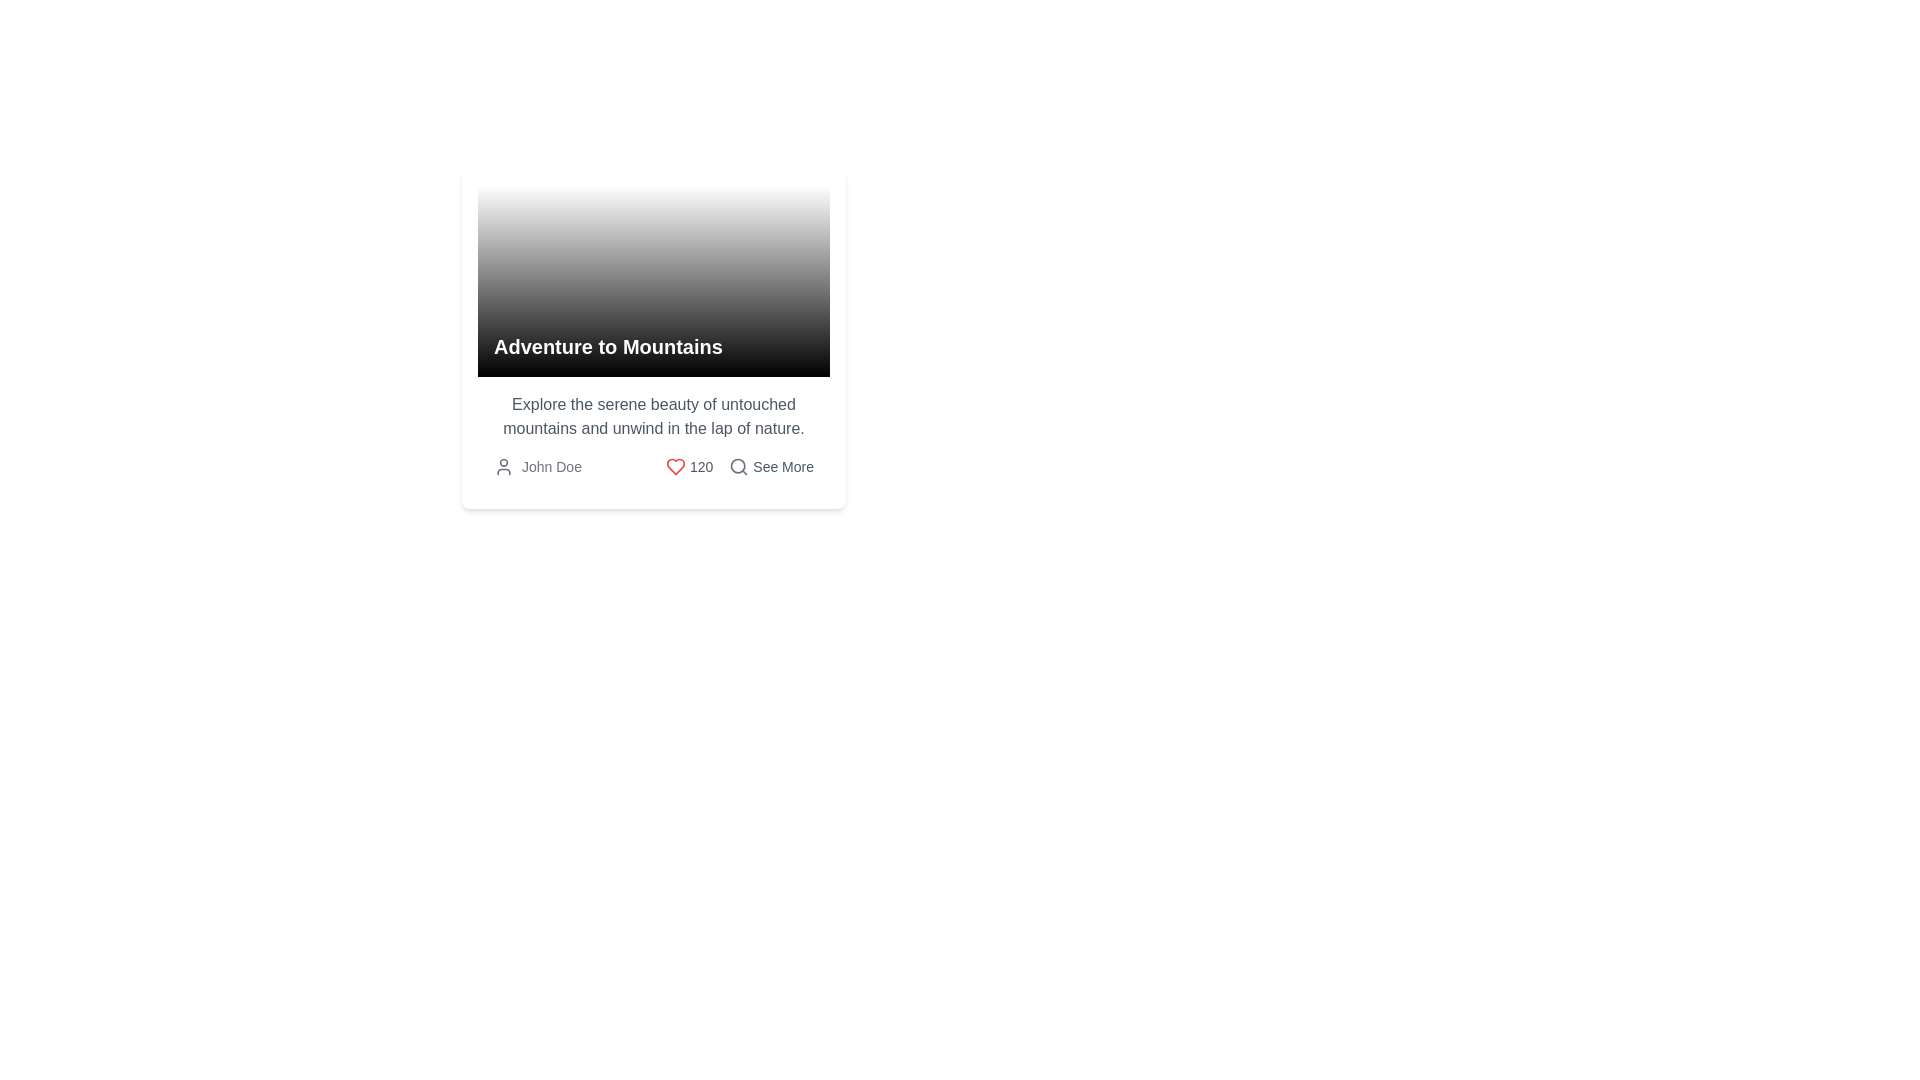 The height and width of the screenshot is (1080, 1920). Describe the element at coordinates (552, 466) in the screenshot. I see `the Text label that serves as an author identifier positioned at the bottom left corner of the card, following a user profile icon` at that location.